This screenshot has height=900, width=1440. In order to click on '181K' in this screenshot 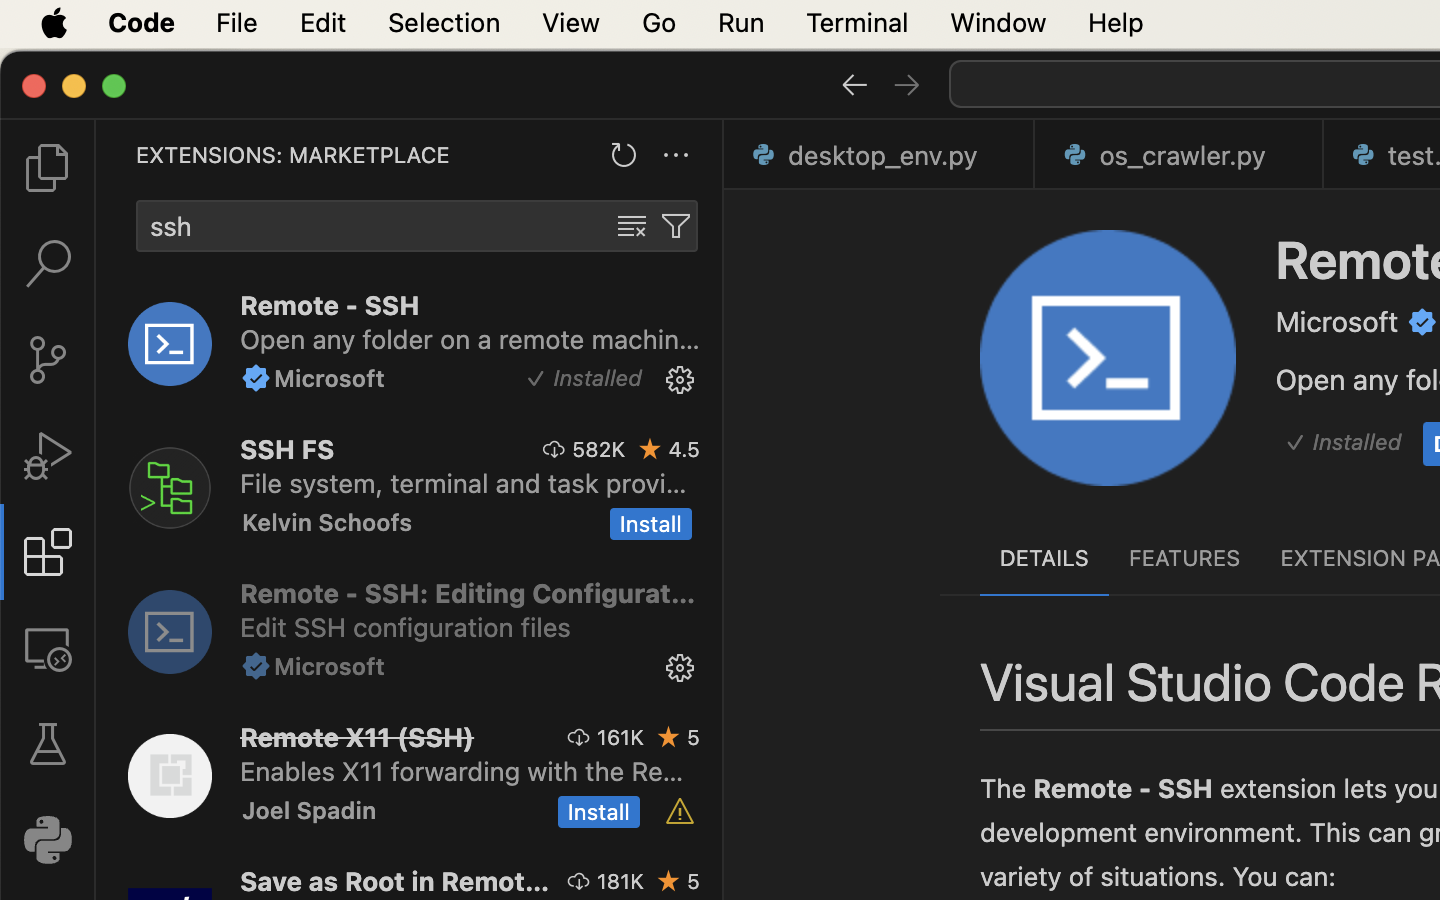, I will do `click(619, 881)`.